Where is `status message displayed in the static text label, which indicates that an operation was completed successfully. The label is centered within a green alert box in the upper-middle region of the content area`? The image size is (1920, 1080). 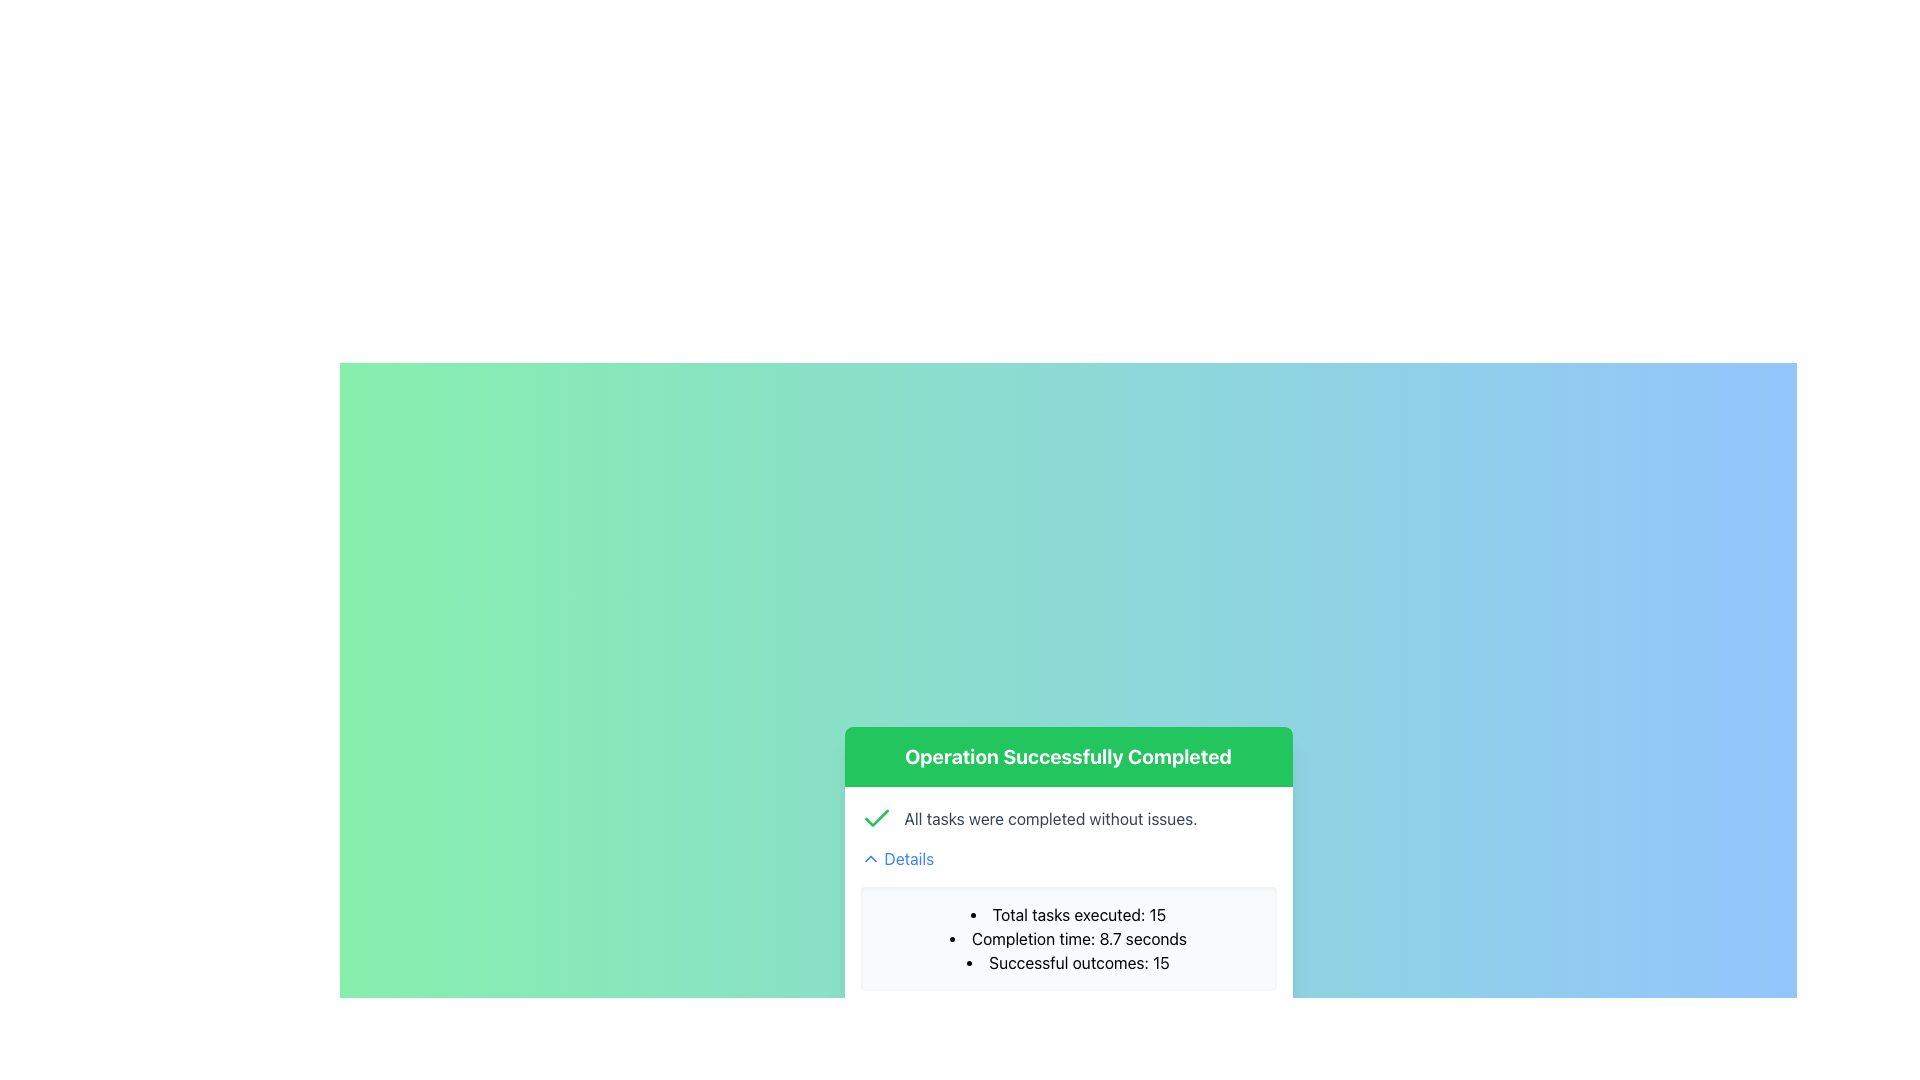
status message displayed in the static text label, which indicates that an operation was completed successfully. The label is centered within a green alert box in the upper-middle region of the content area is located at coordinates (1067, 756).